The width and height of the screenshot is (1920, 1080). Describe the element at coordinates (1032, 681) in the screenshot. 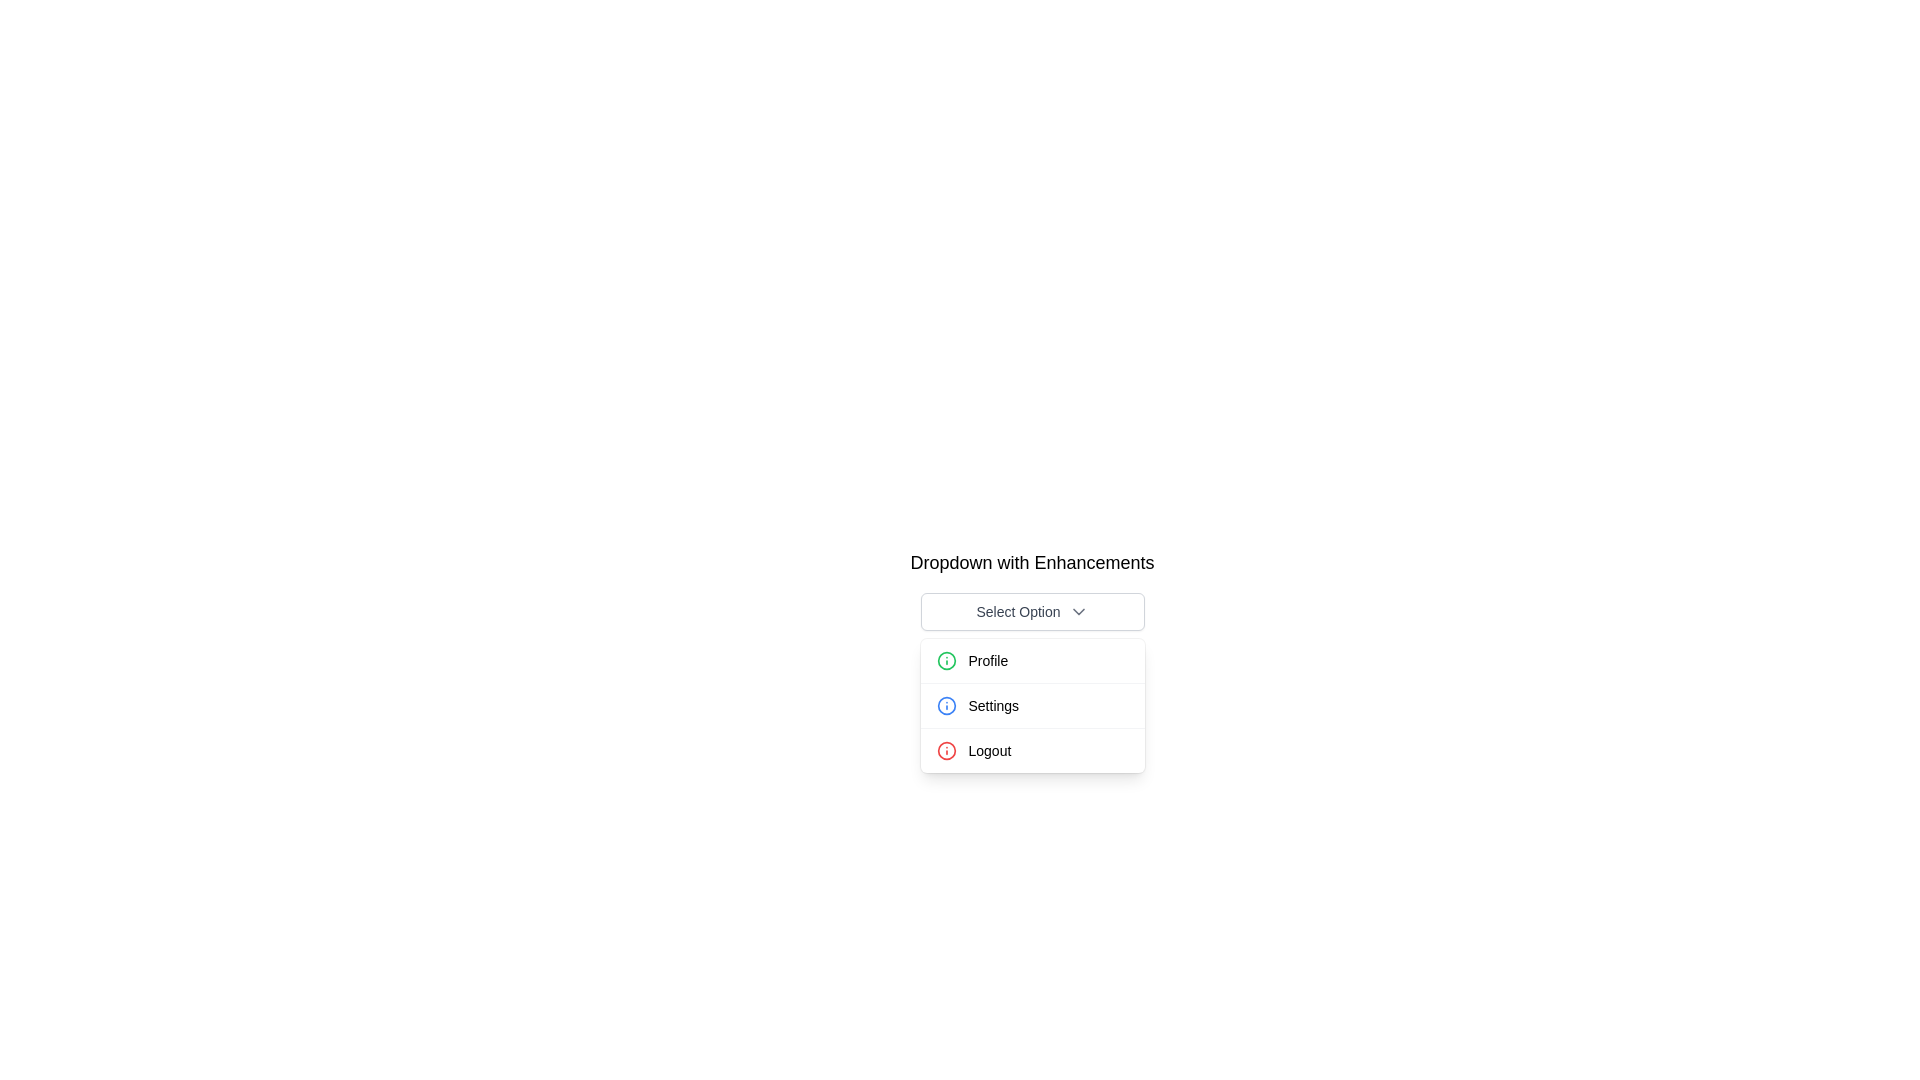

I see `the 'Settings' option in the dropdown menu, which is the second item under 'Select Option', located between 'Profile' and 'Logout'` at that location.